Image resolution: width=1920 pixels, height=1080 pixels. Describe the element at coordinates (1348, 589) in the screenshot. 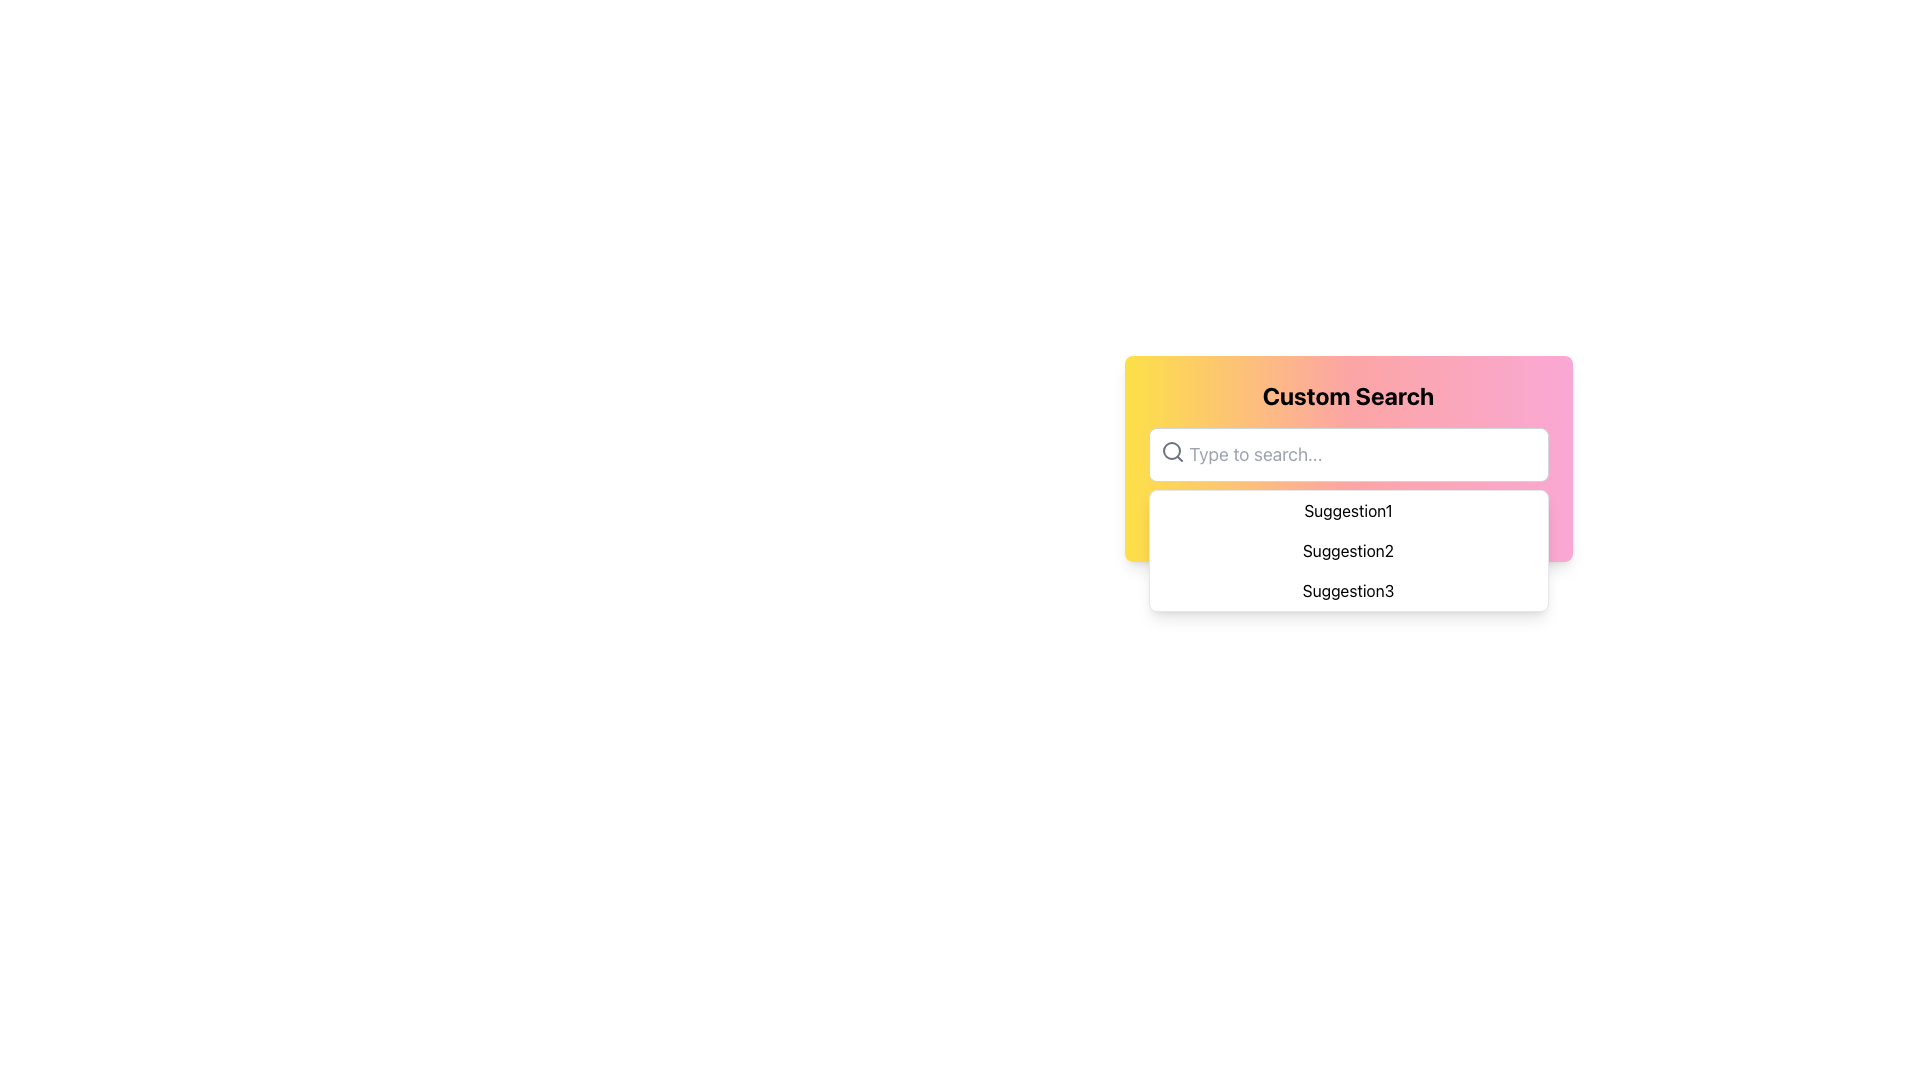

I see `the third item` at that location.